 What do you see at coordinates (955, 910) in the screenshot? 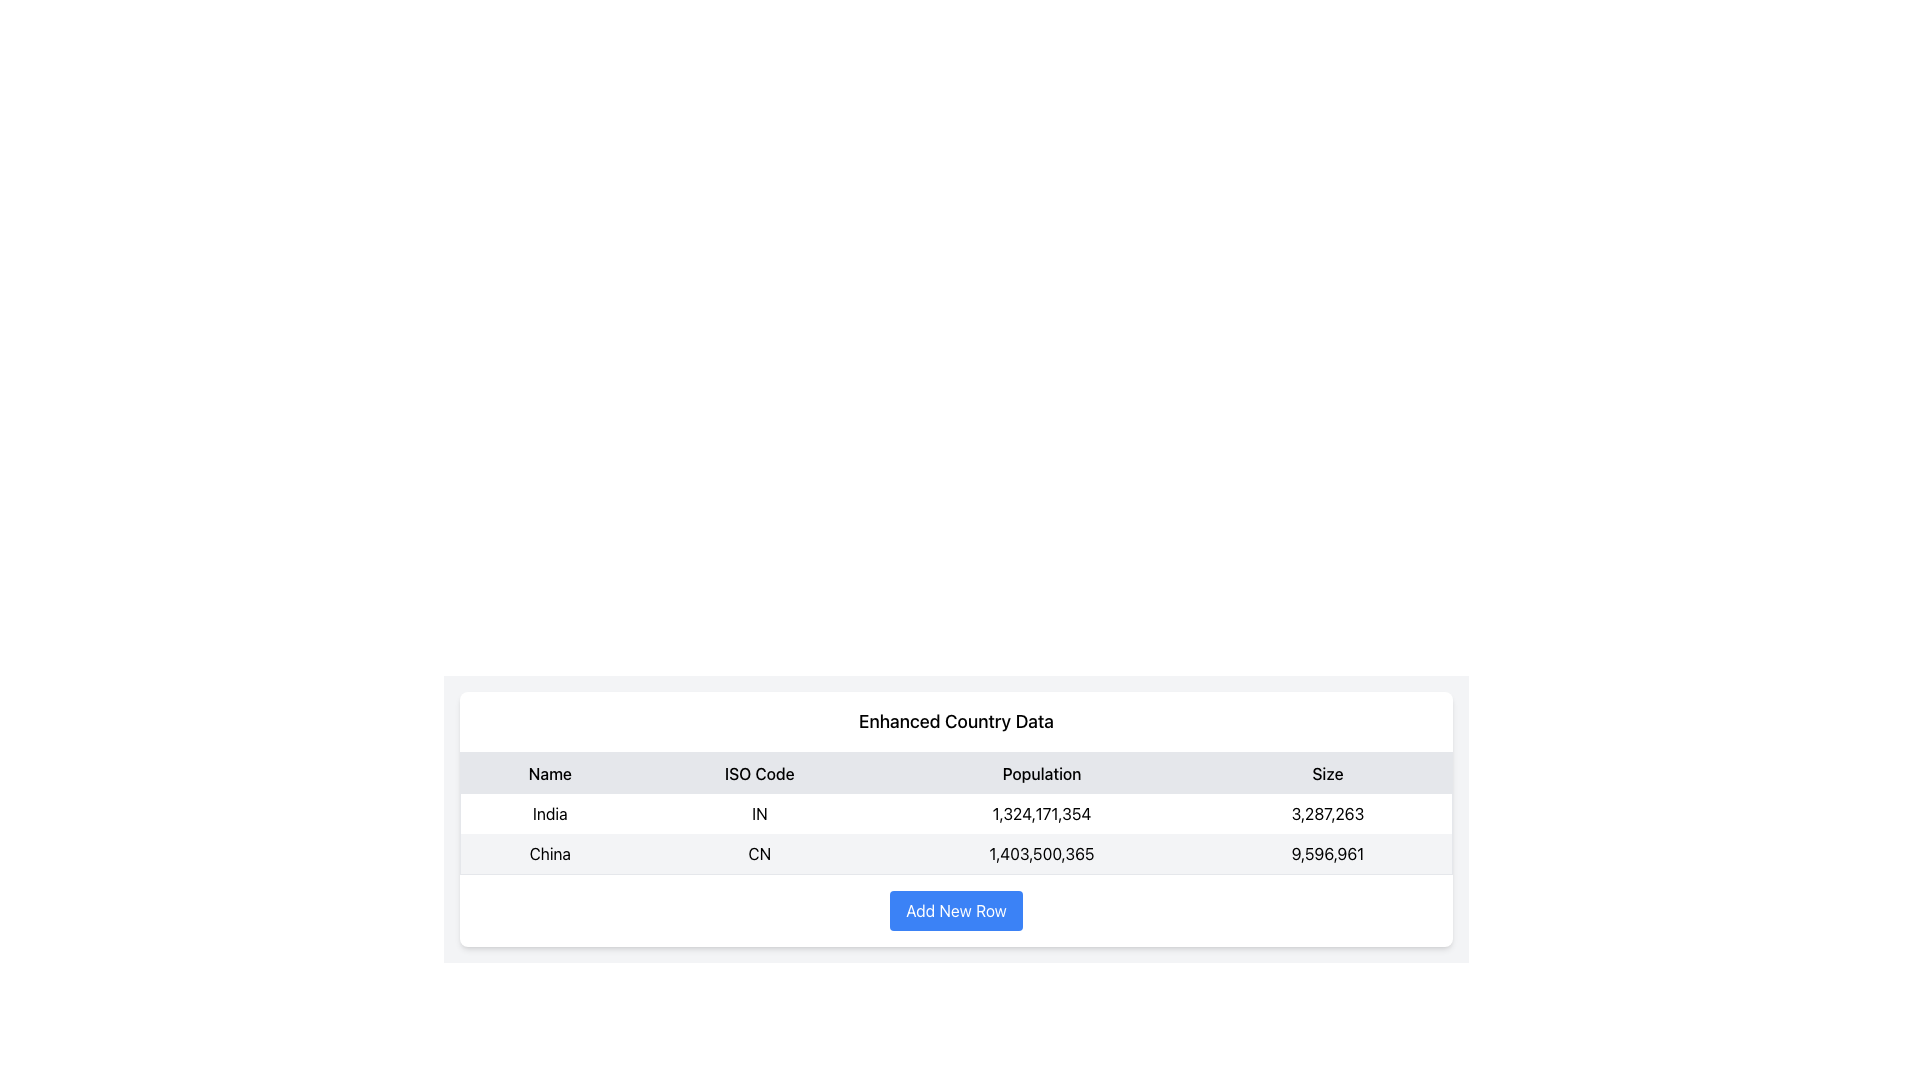
I see `the 'Add New Row' button, which is a rectangular button with a blue background and white text located at the bottom of the 'Enhanced Country Data' card, to observe the hover effect` at bounding box center [955, 910].